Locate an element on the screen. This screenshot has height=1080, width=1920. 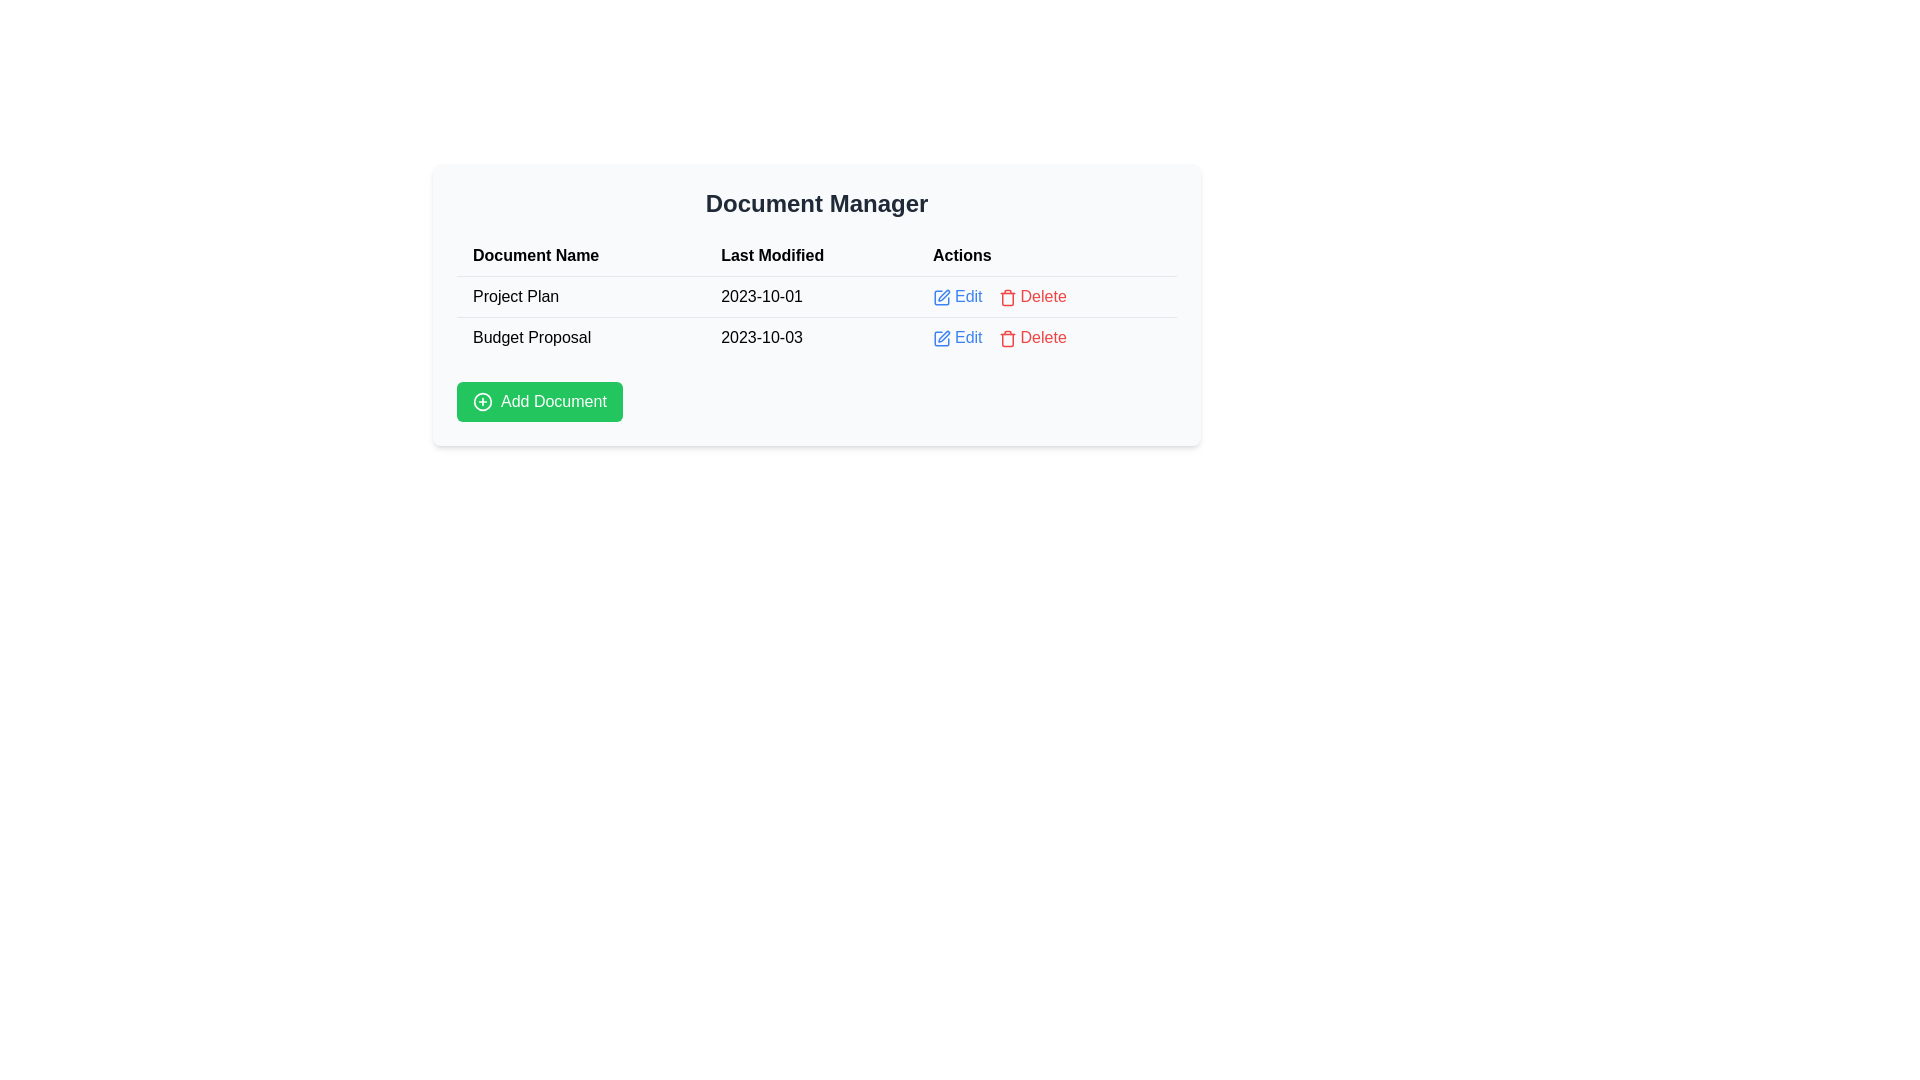
the first row of the document table, which displays information about a document including its name, last modification date, and available actions (Edit and Delete) is located at coordinates (816, 315).